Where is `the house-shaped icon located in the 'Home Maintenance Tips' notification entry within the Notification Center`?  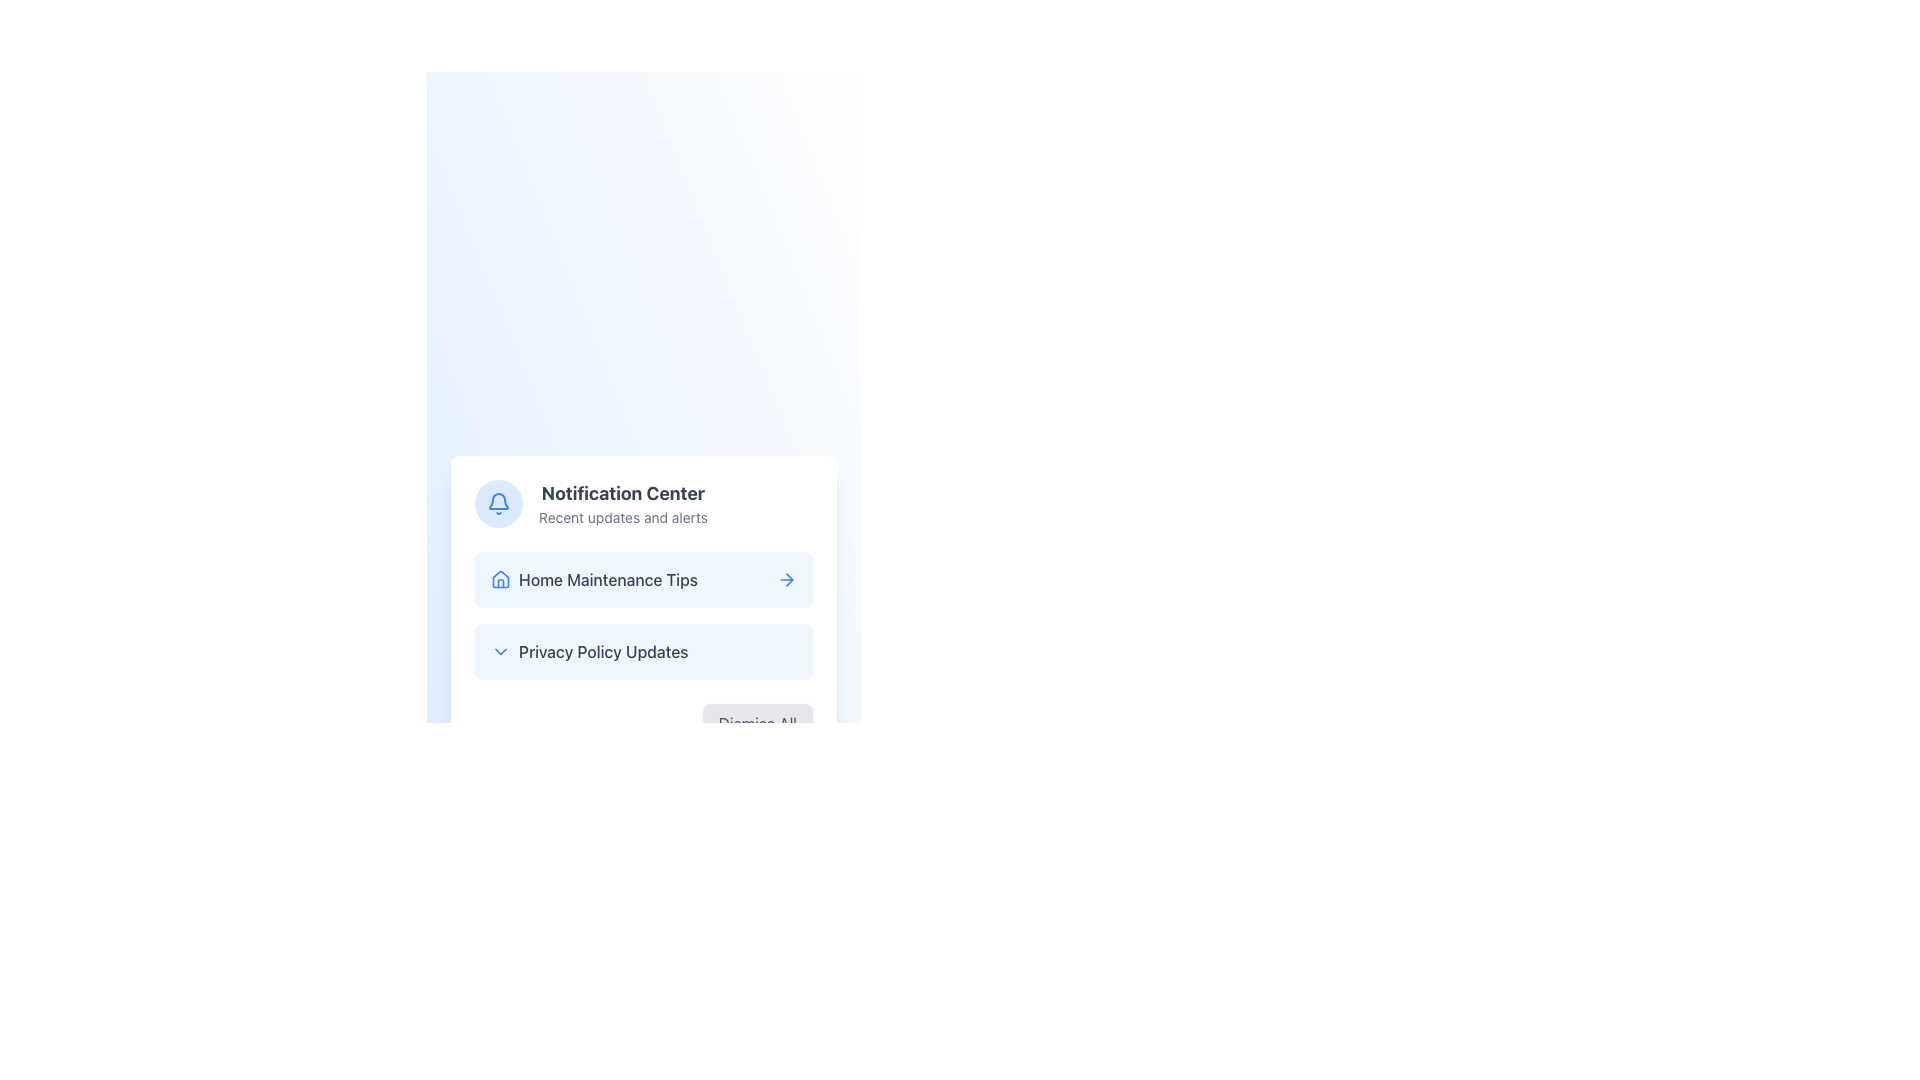
the house-shaped icon located in the 'Home Maintenance Tips' notification entry within the Notification Center is located at coordinates (500, 578).